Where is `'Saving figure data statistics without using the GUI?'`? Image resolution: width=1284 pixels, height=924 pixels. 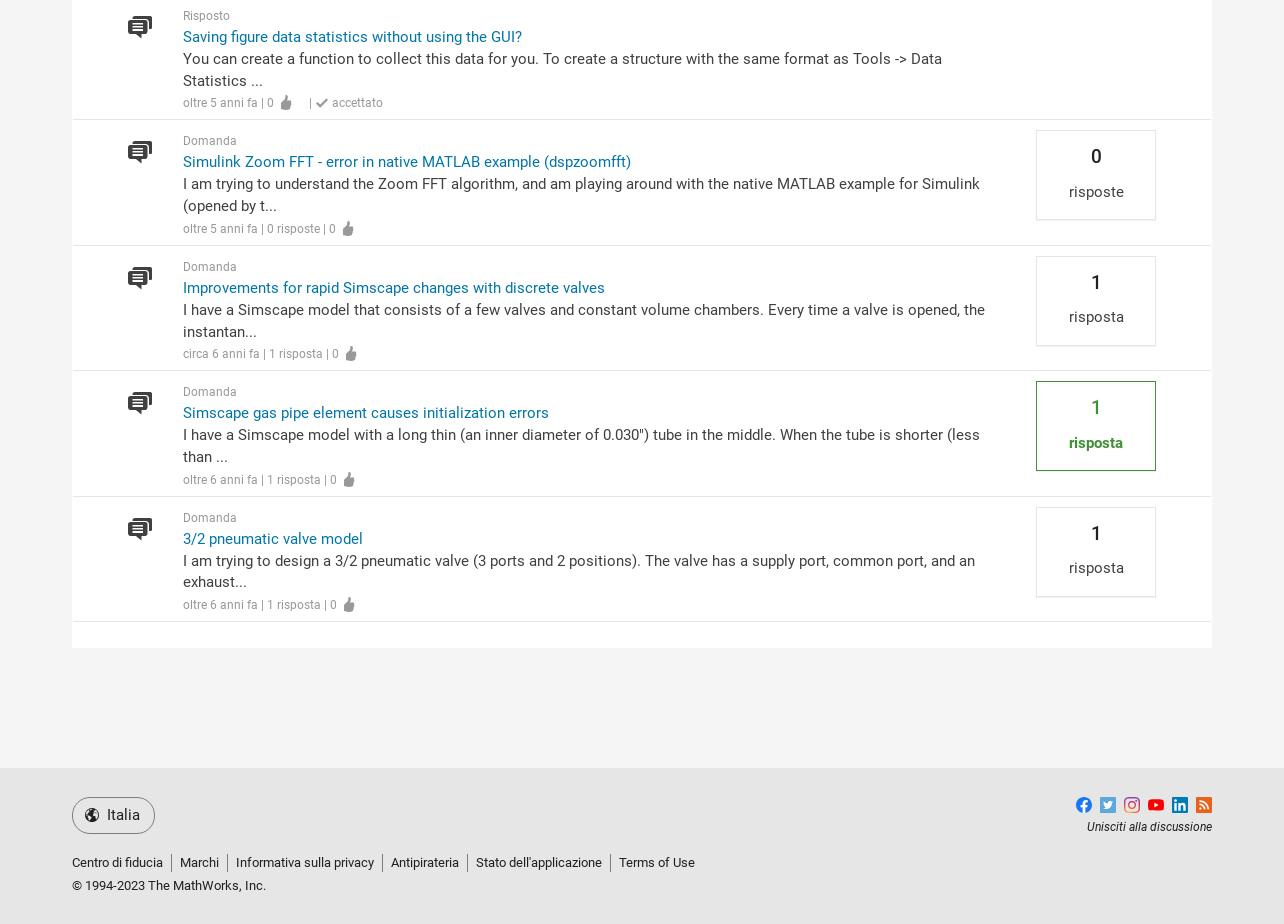 'Saving figure data statistics without using the GUI?' is located at coordinates (180, 36).